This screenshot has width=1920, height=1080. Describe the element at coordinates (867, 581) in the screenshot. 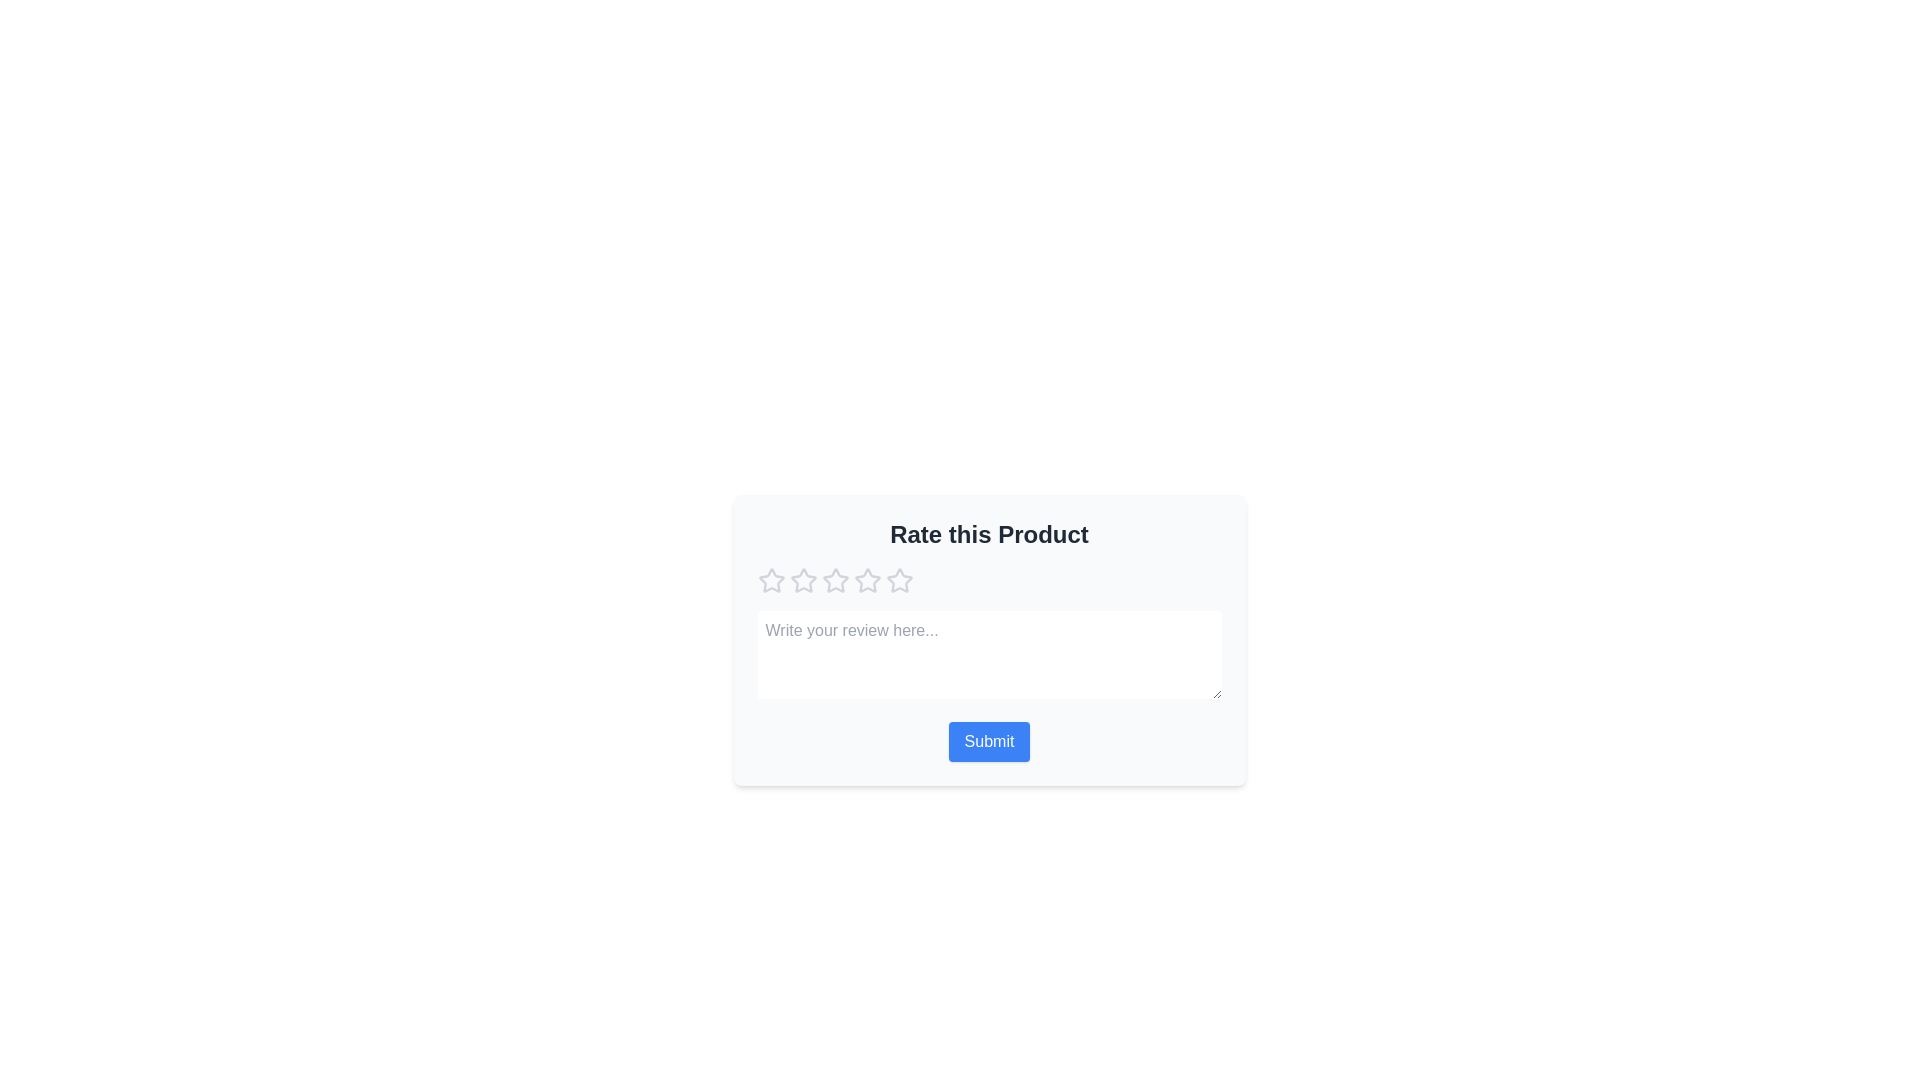

I see `the star corresponding to 4 stars to set the rating` at that location.